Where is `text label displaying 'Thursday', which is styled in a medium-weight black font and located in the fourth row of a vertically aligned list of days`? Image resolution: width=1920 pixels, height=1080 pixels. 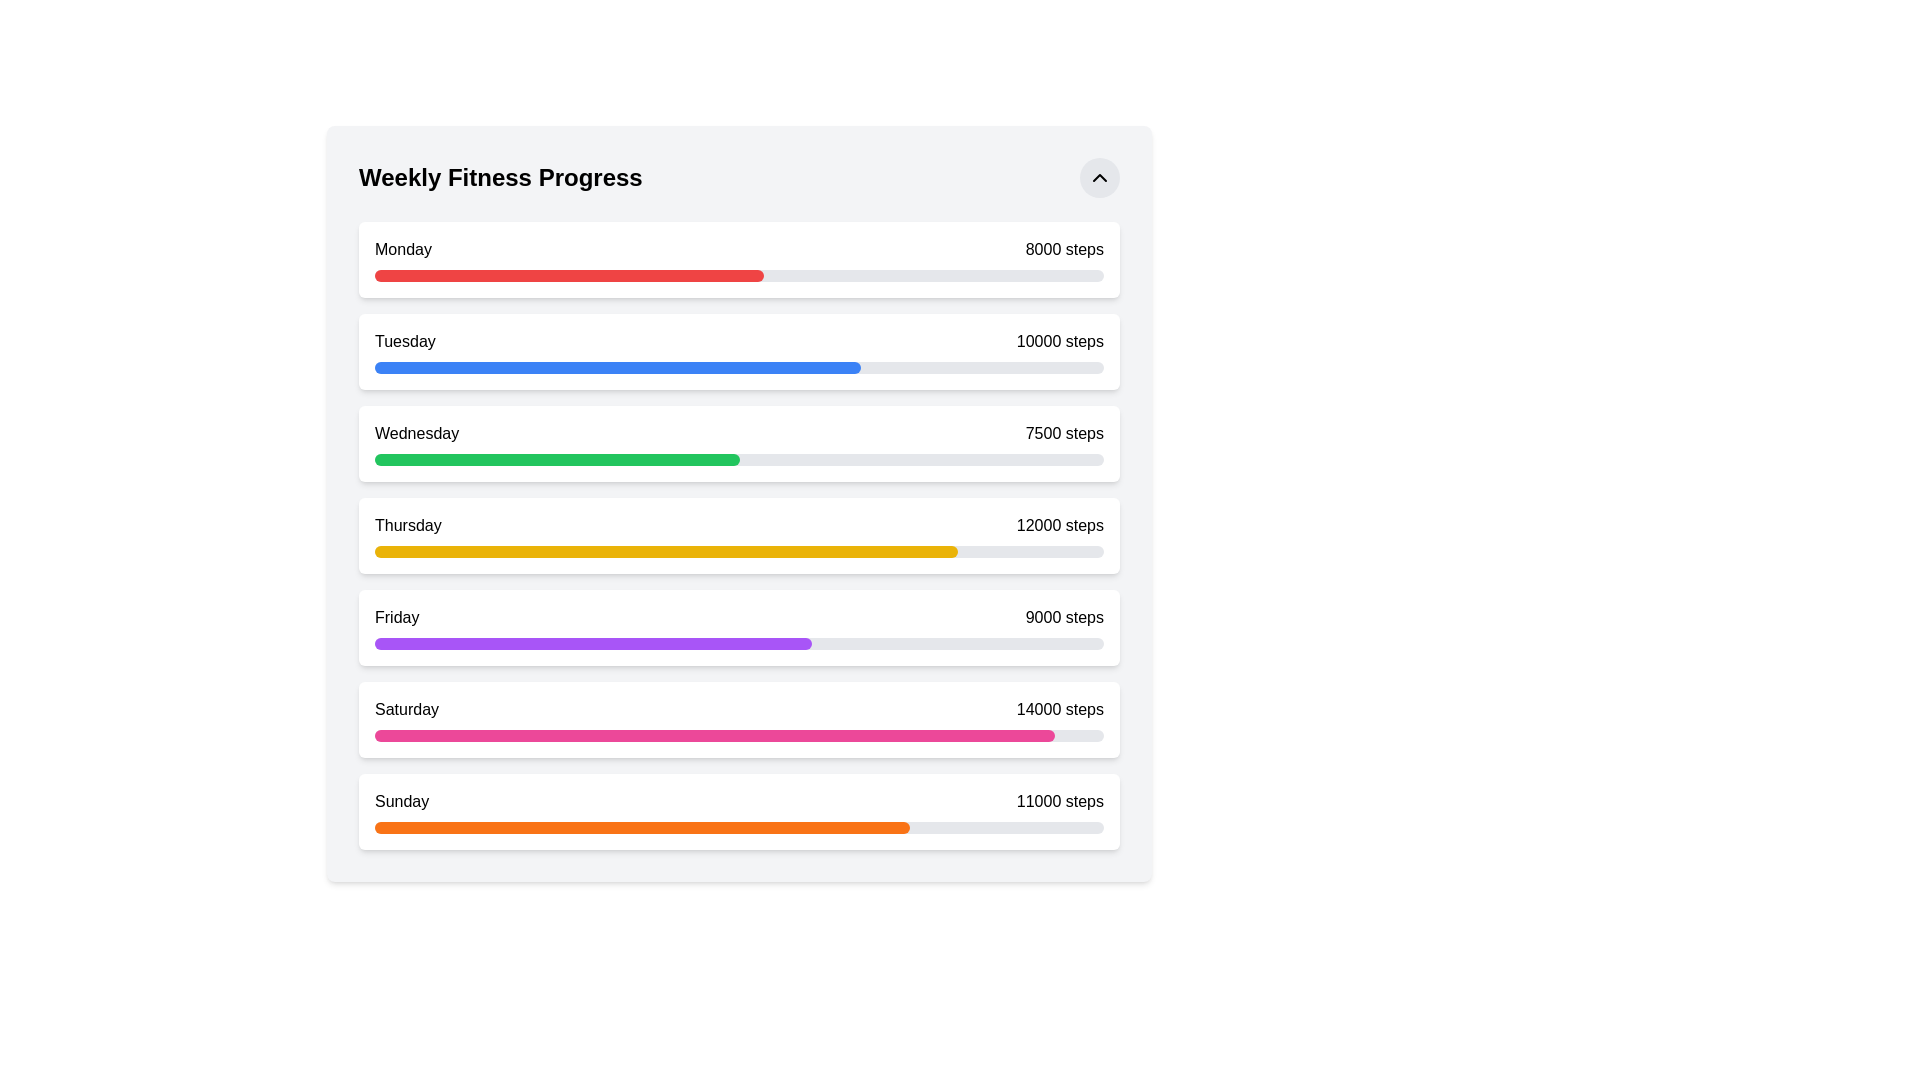
text label displaying 'Thursday', which is styled in a medium-weight black font and located in the fourth row of a vertically aligned list of days is located at coordinates (407, 524).